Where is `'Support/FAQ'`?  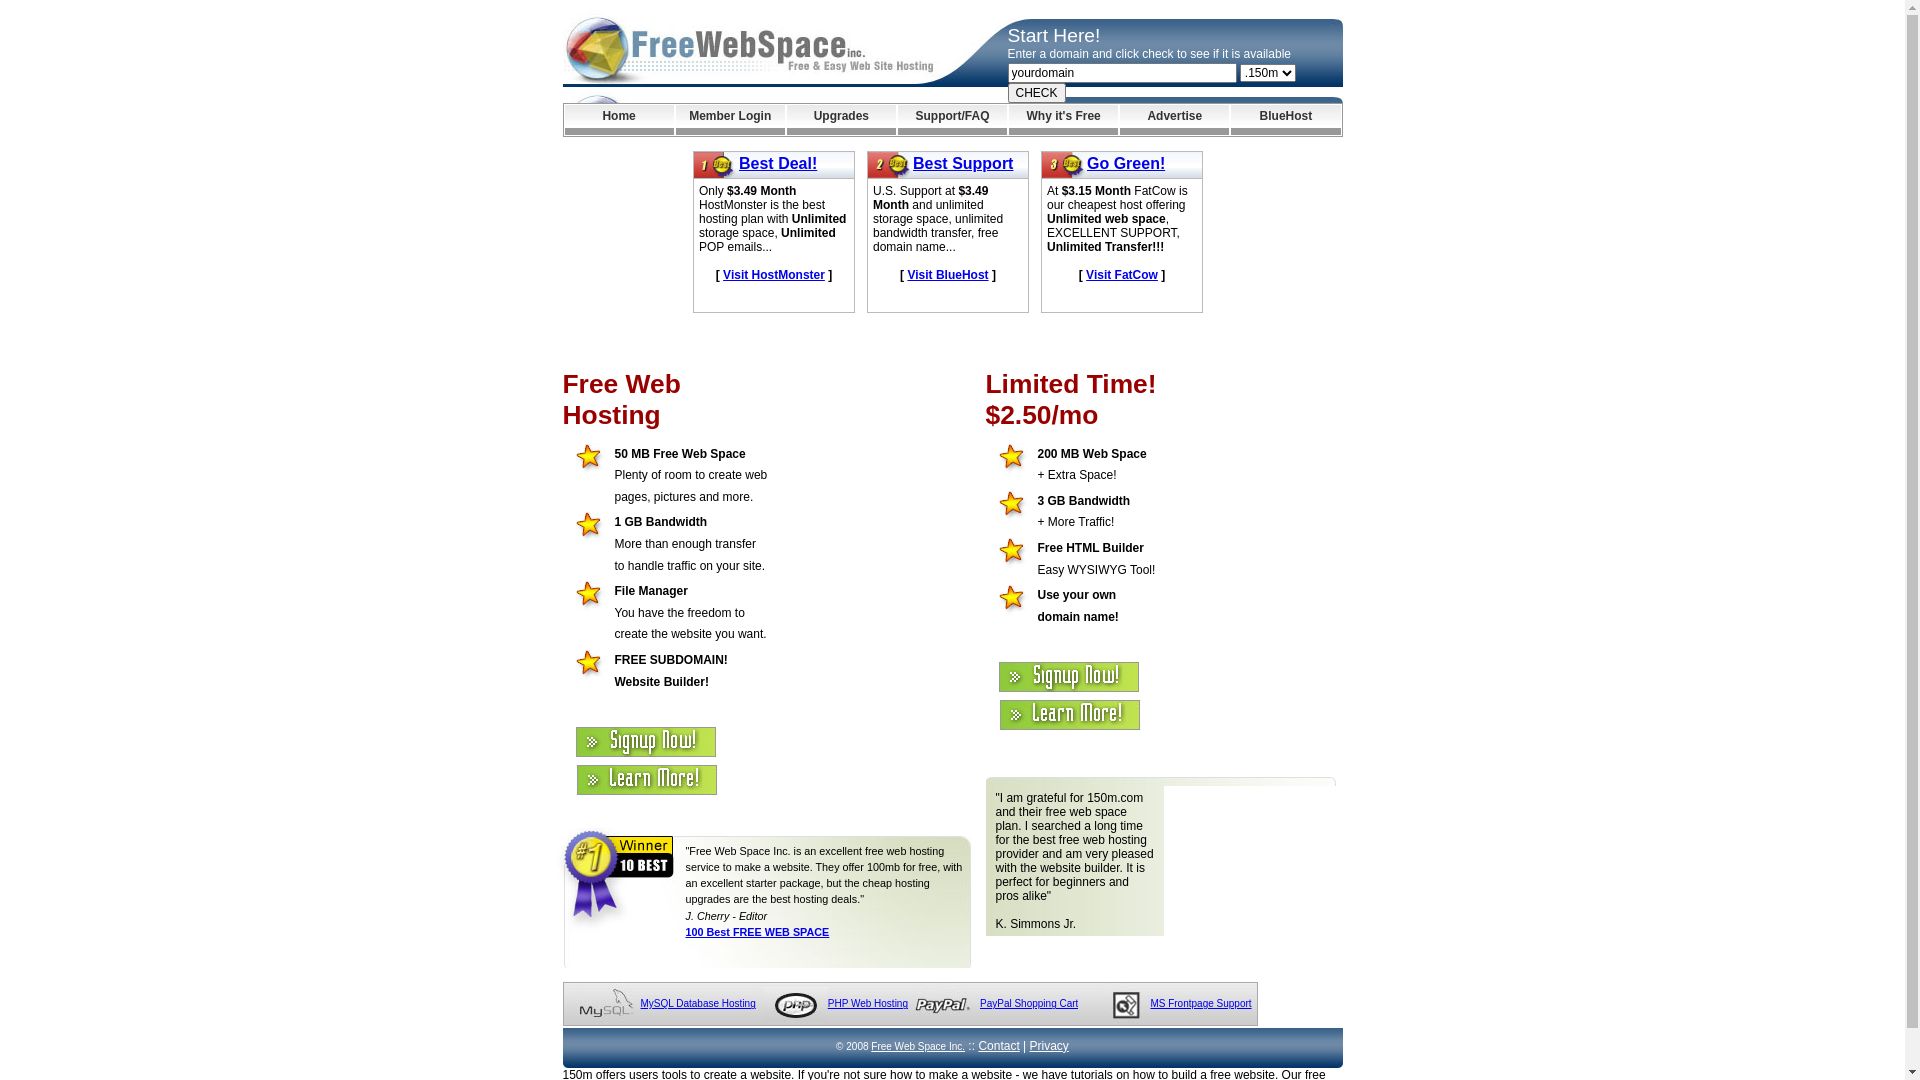
'Support/FAQ' is located at coordinates (896, 119).